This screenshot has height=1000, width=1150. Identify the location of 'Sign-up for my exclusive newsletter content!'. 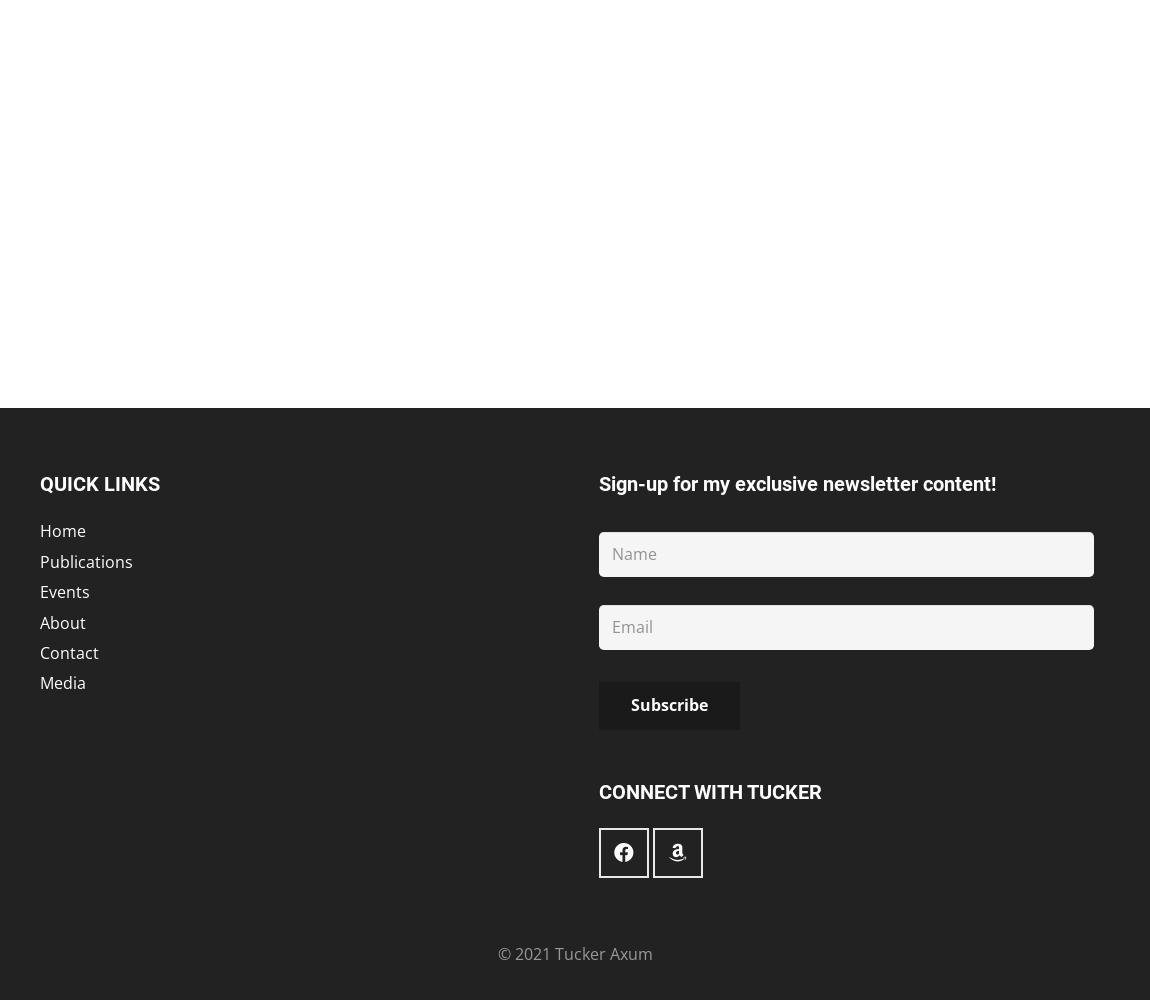
(796, 483).